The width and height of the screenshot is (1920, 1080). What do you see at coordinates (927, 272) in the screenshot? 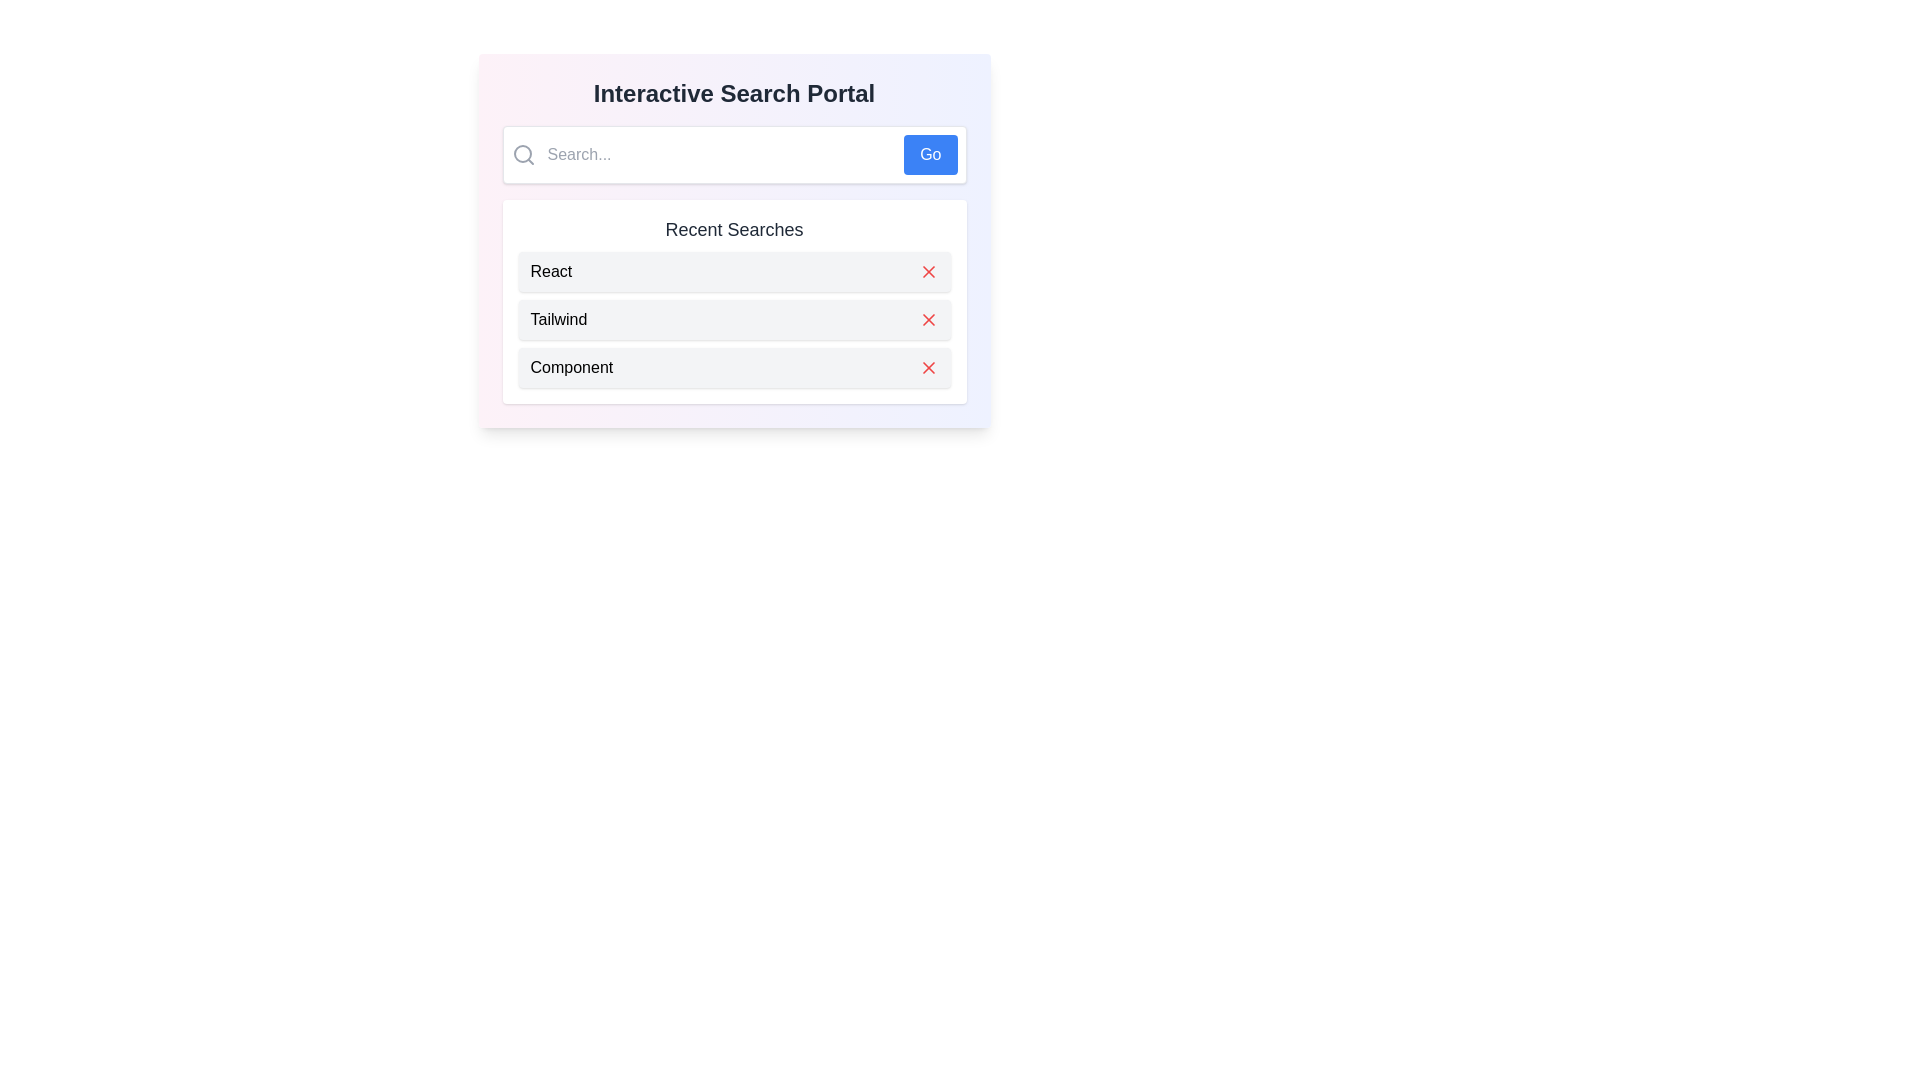
I see `the delete button located on the right-hand side of the 'React' item in the 'Recent Searches' list` at bounding box center [927, 272].